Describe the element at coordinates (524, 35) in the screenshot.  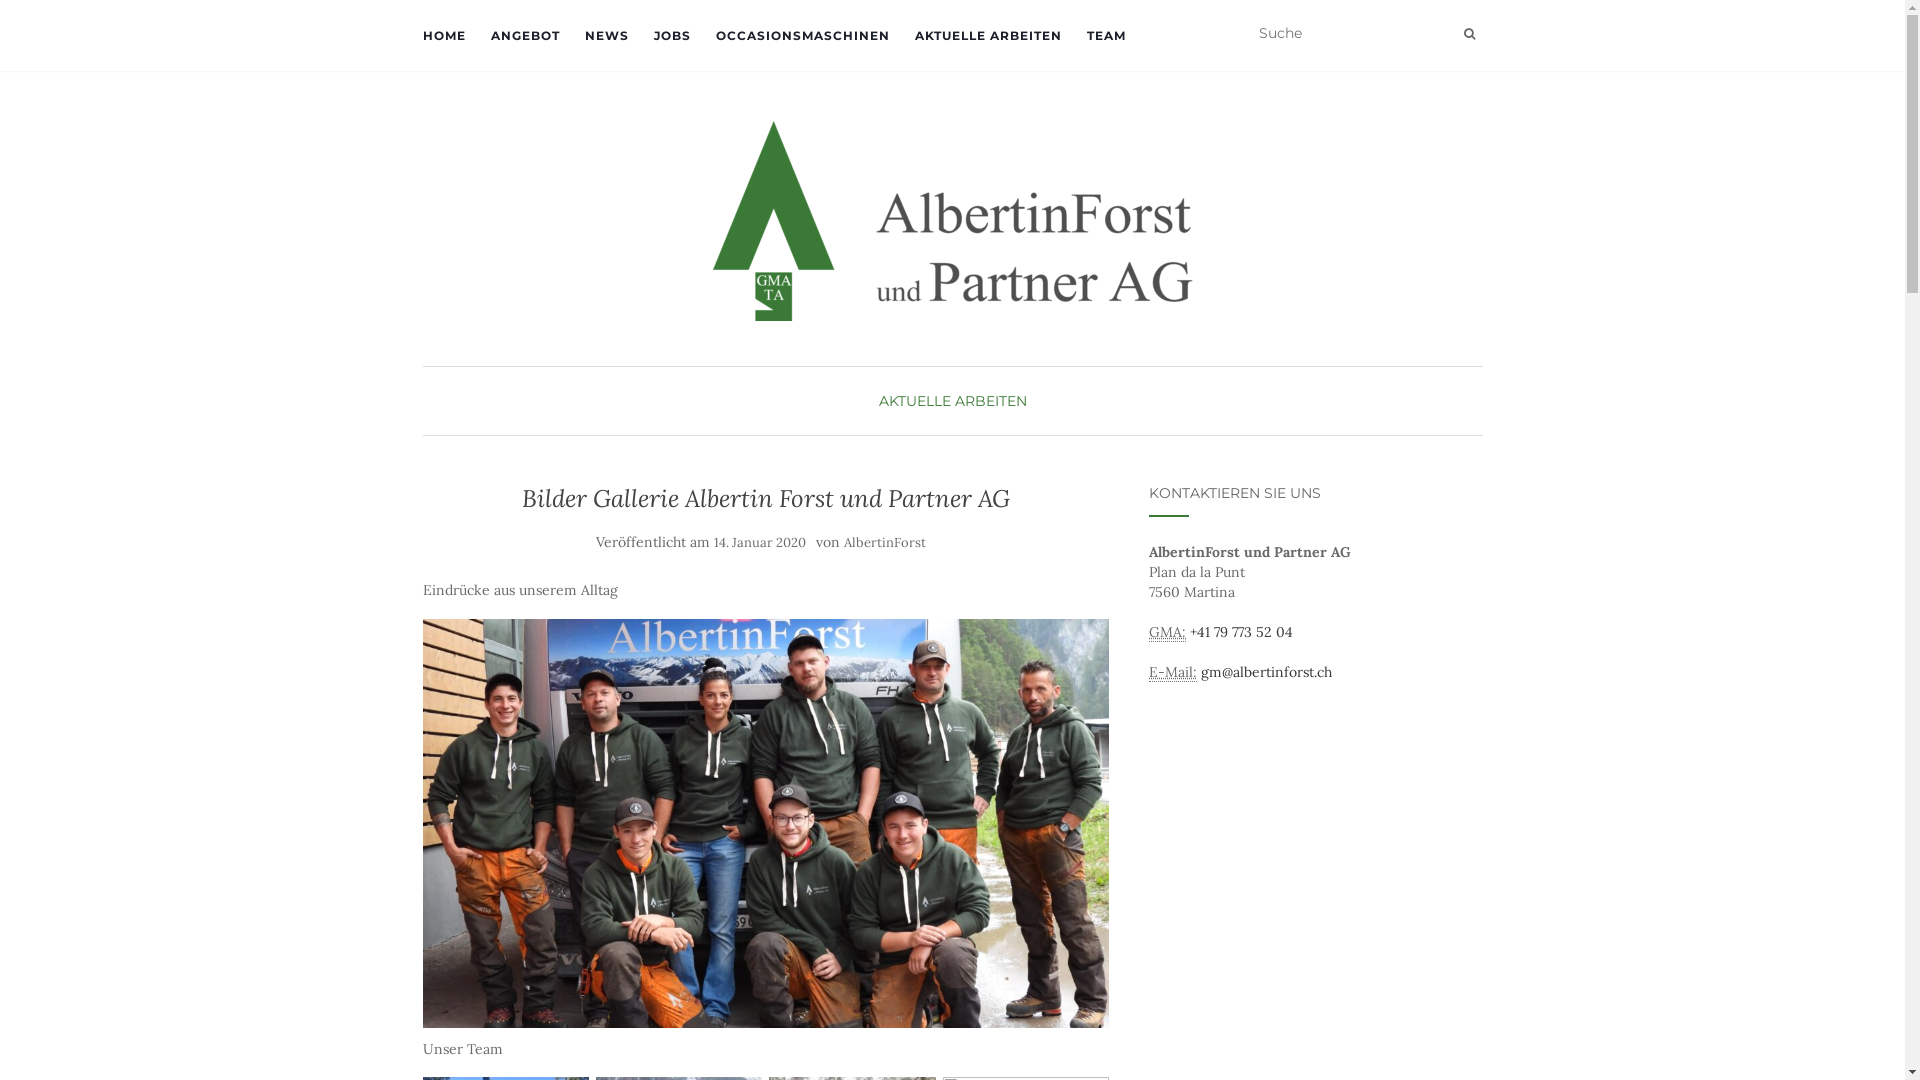
I see `'ANGEBOT'` at that location.